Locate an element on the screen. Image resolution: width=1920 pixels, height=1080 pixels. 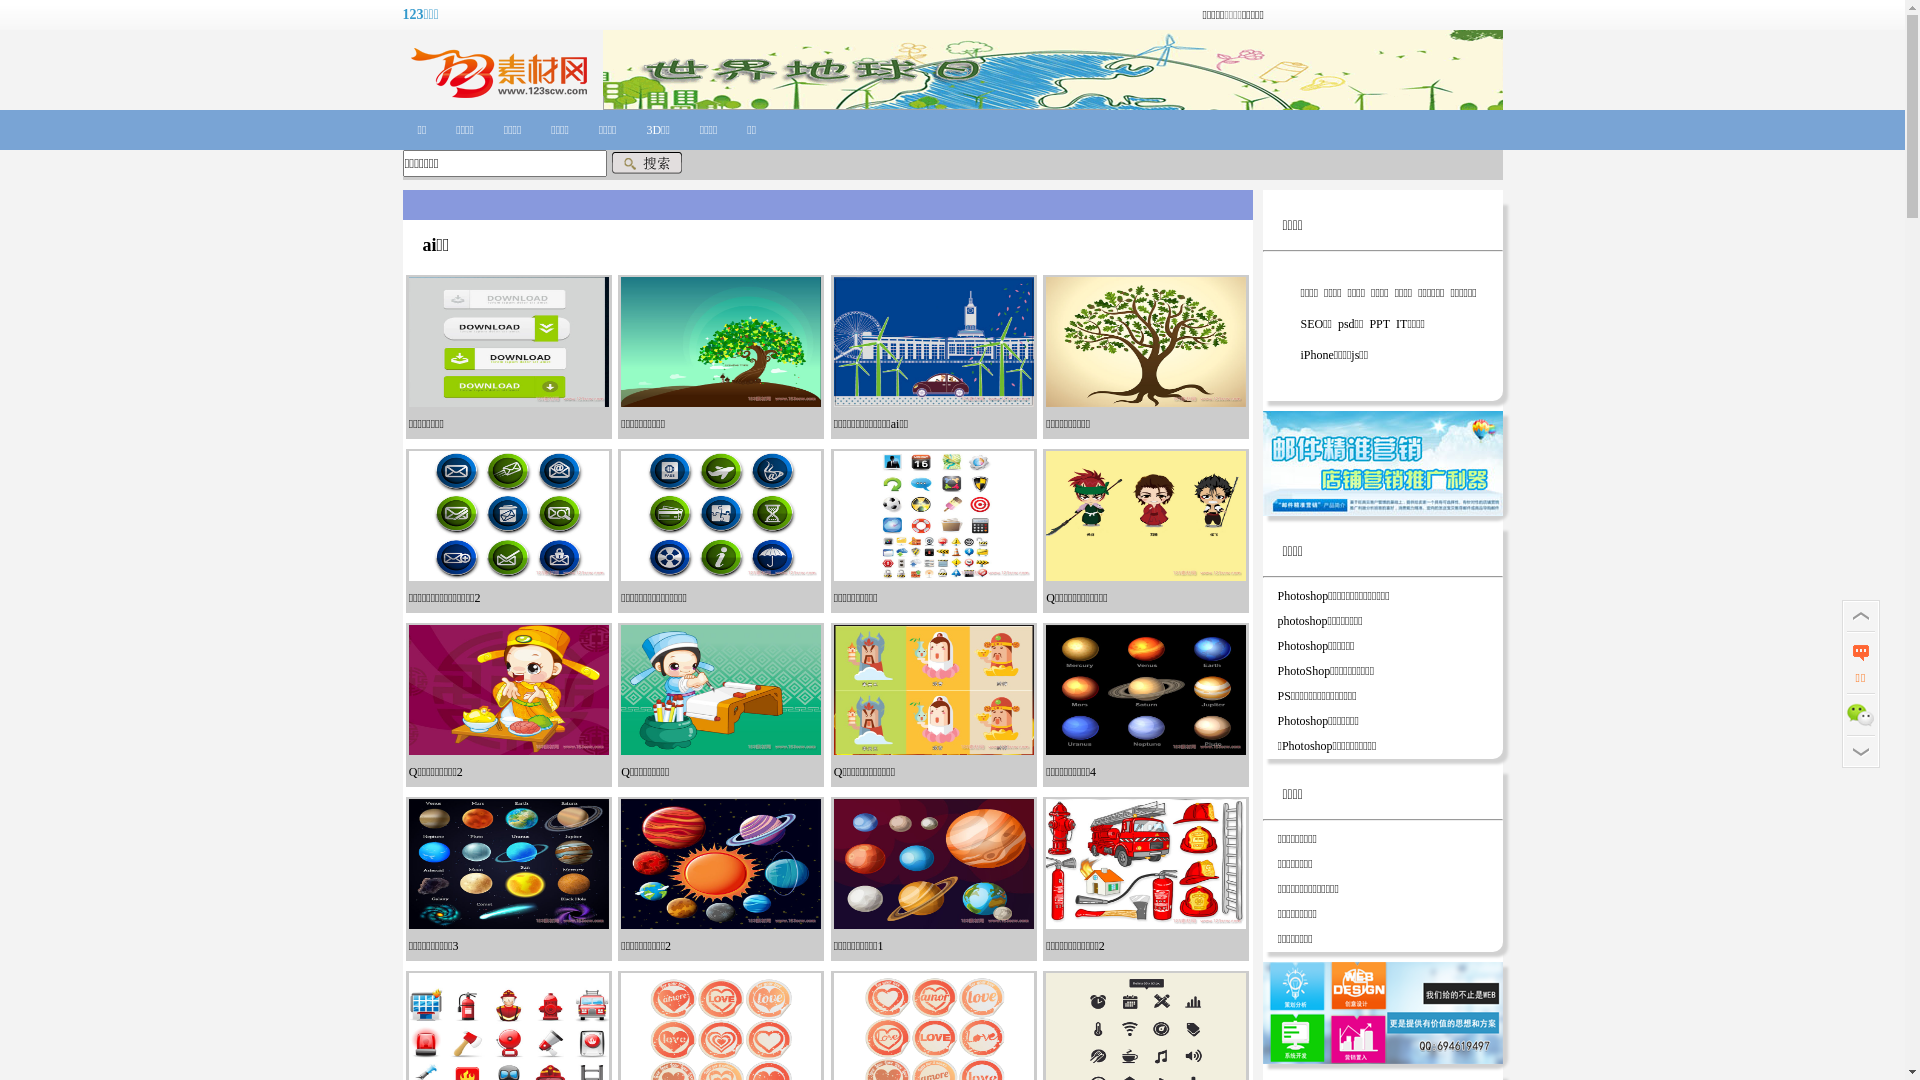
'PPT' is located at coordinates (1365, 323).